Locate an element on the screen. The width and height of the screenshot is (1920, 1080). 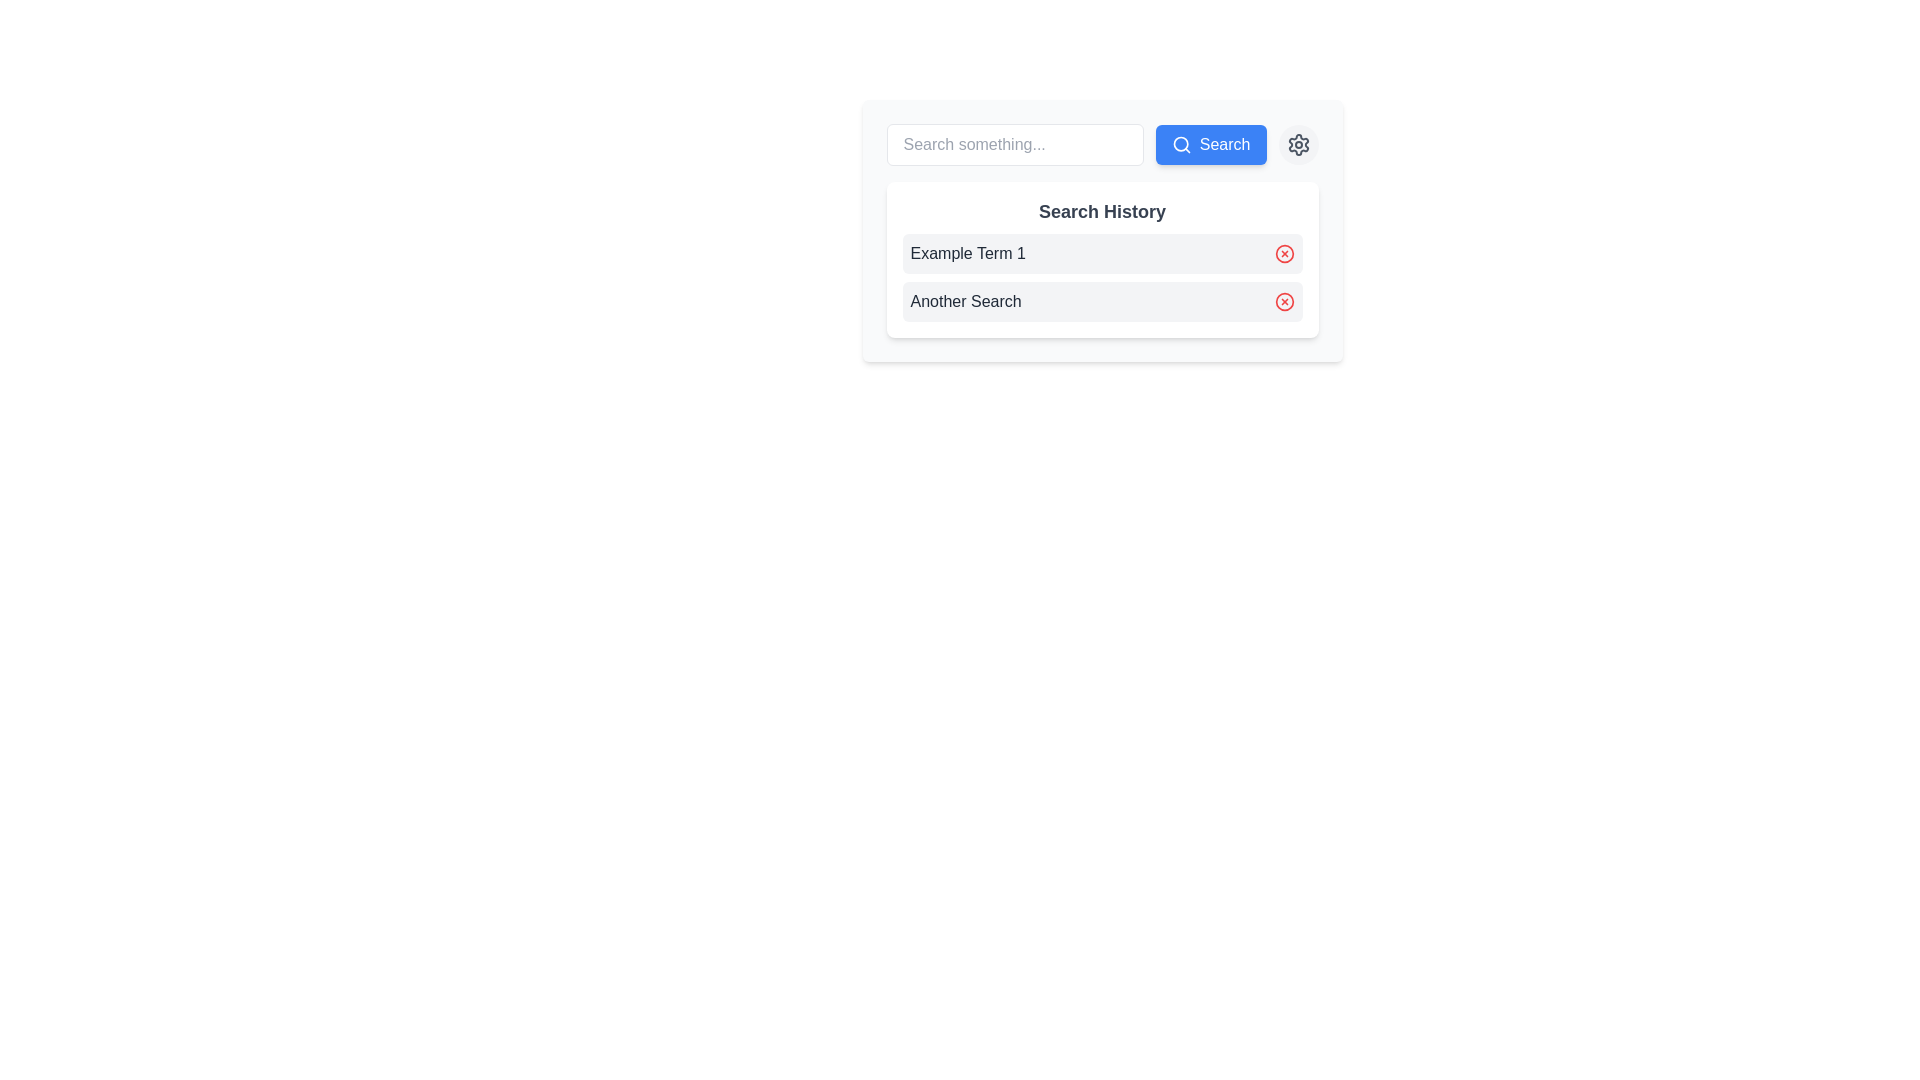
the rectangular button with a blue background and 'Search' text is located at coordinates (1210, 144).